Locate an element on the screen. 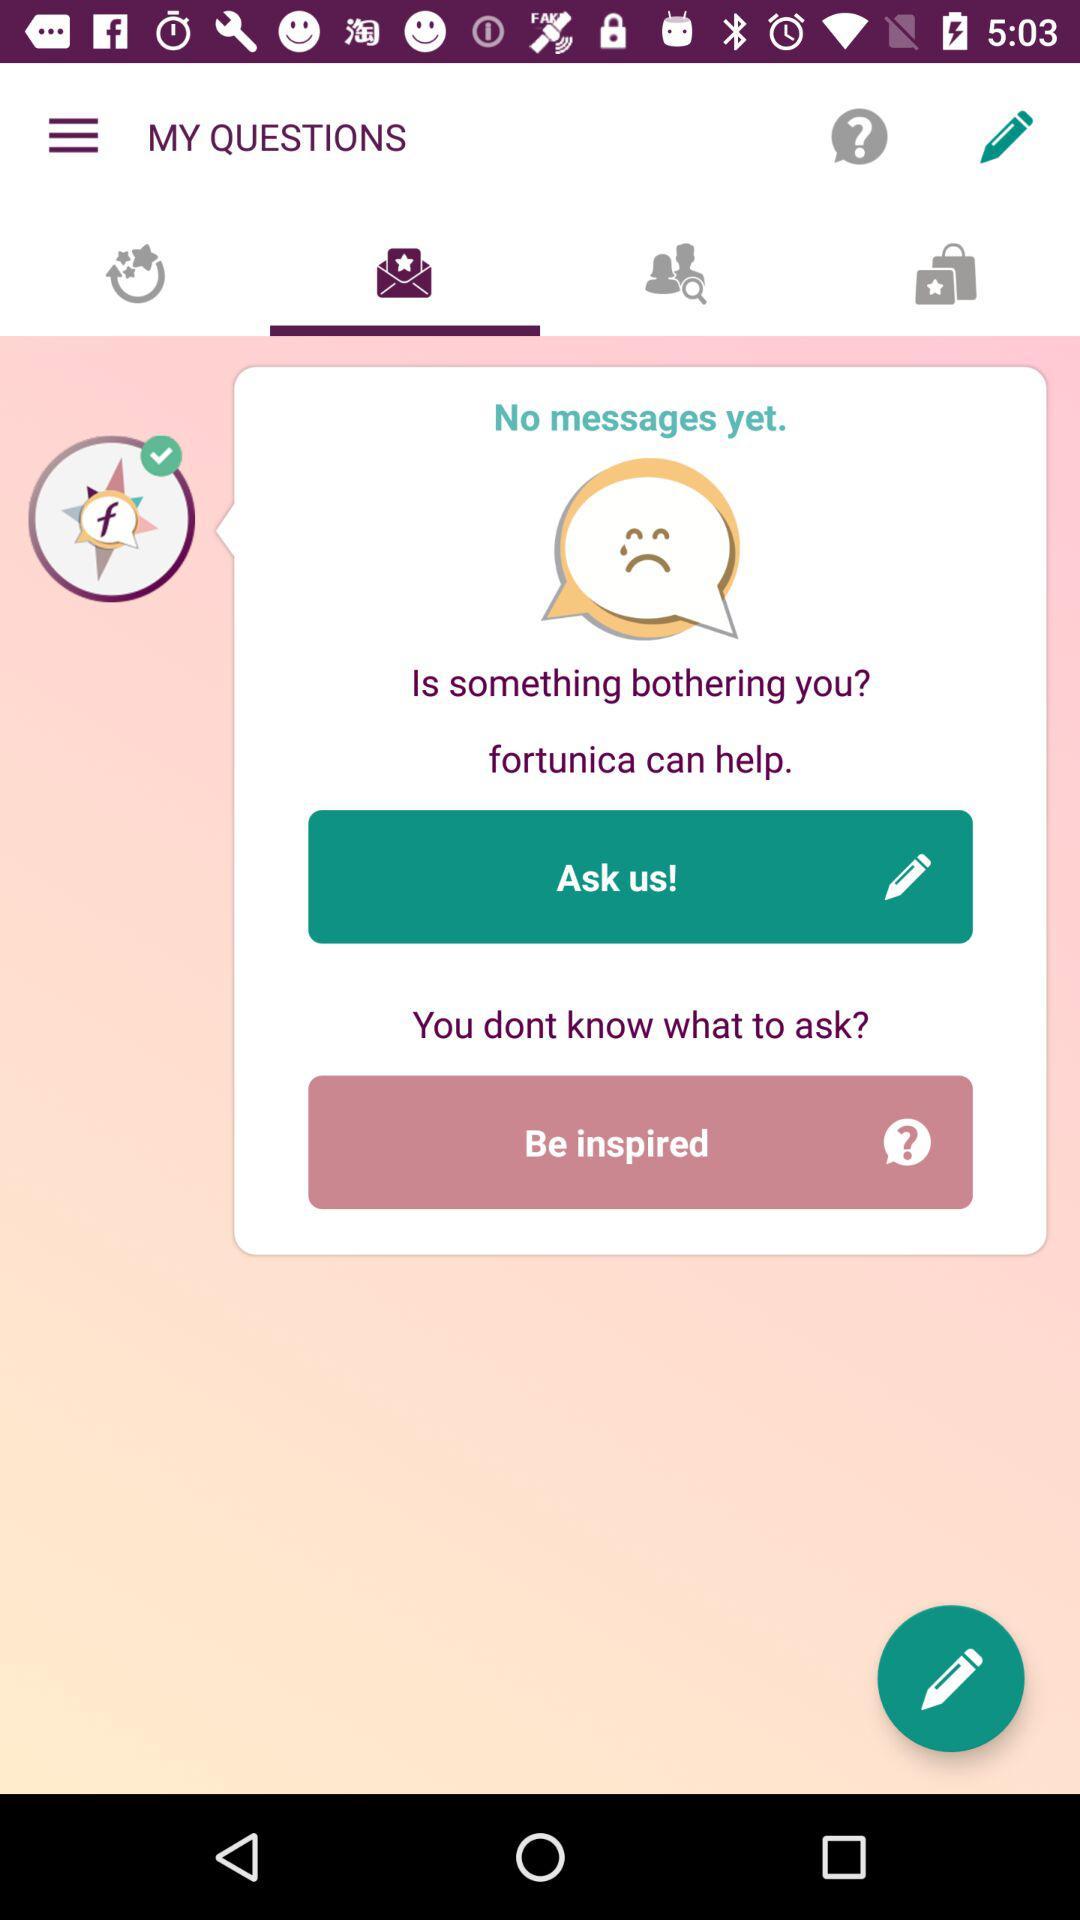 The image size is (1080, 1920). the item to the left of the my questions icon is located at coordinates (72, 135).